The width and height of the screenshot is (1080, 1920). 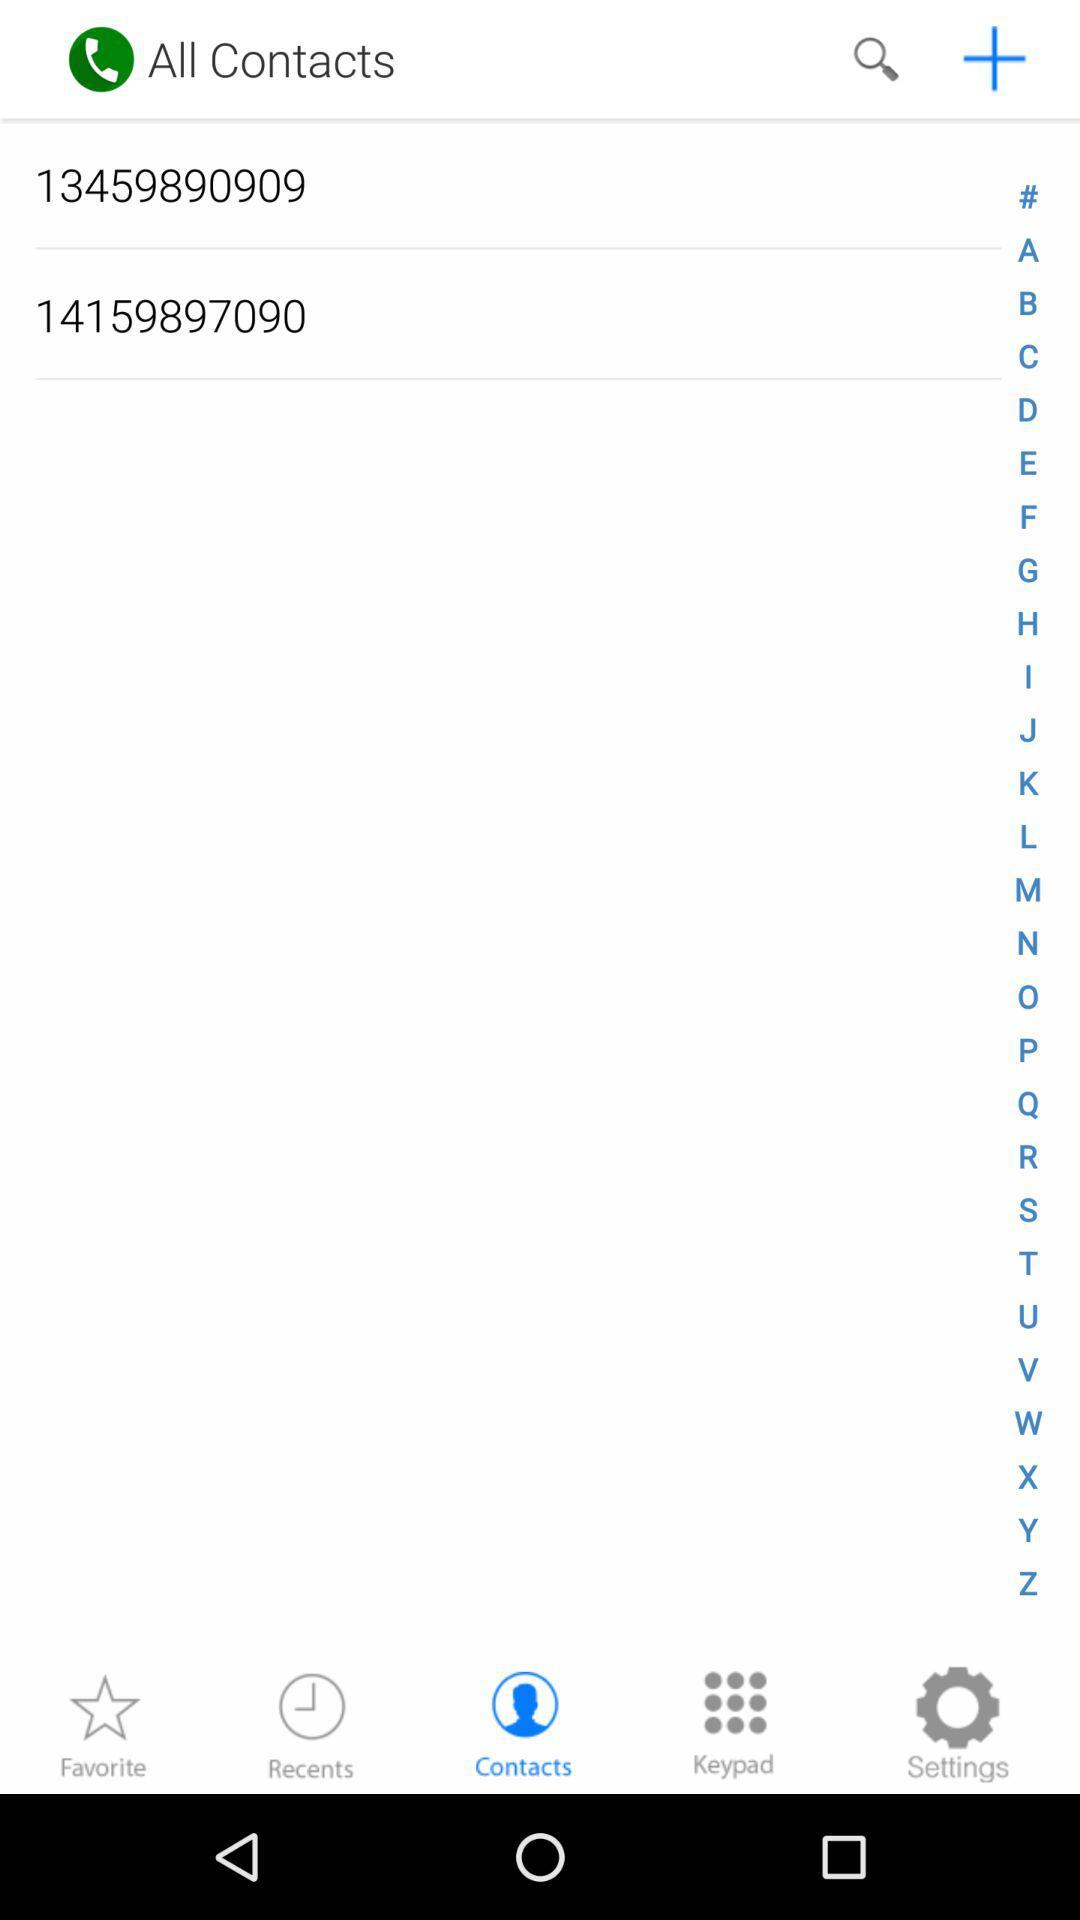 What do you see at coordinates (523, 1723) in the screenshot?
I see `the contacts at the bottom of the page` at bounding box center [523, 1723].